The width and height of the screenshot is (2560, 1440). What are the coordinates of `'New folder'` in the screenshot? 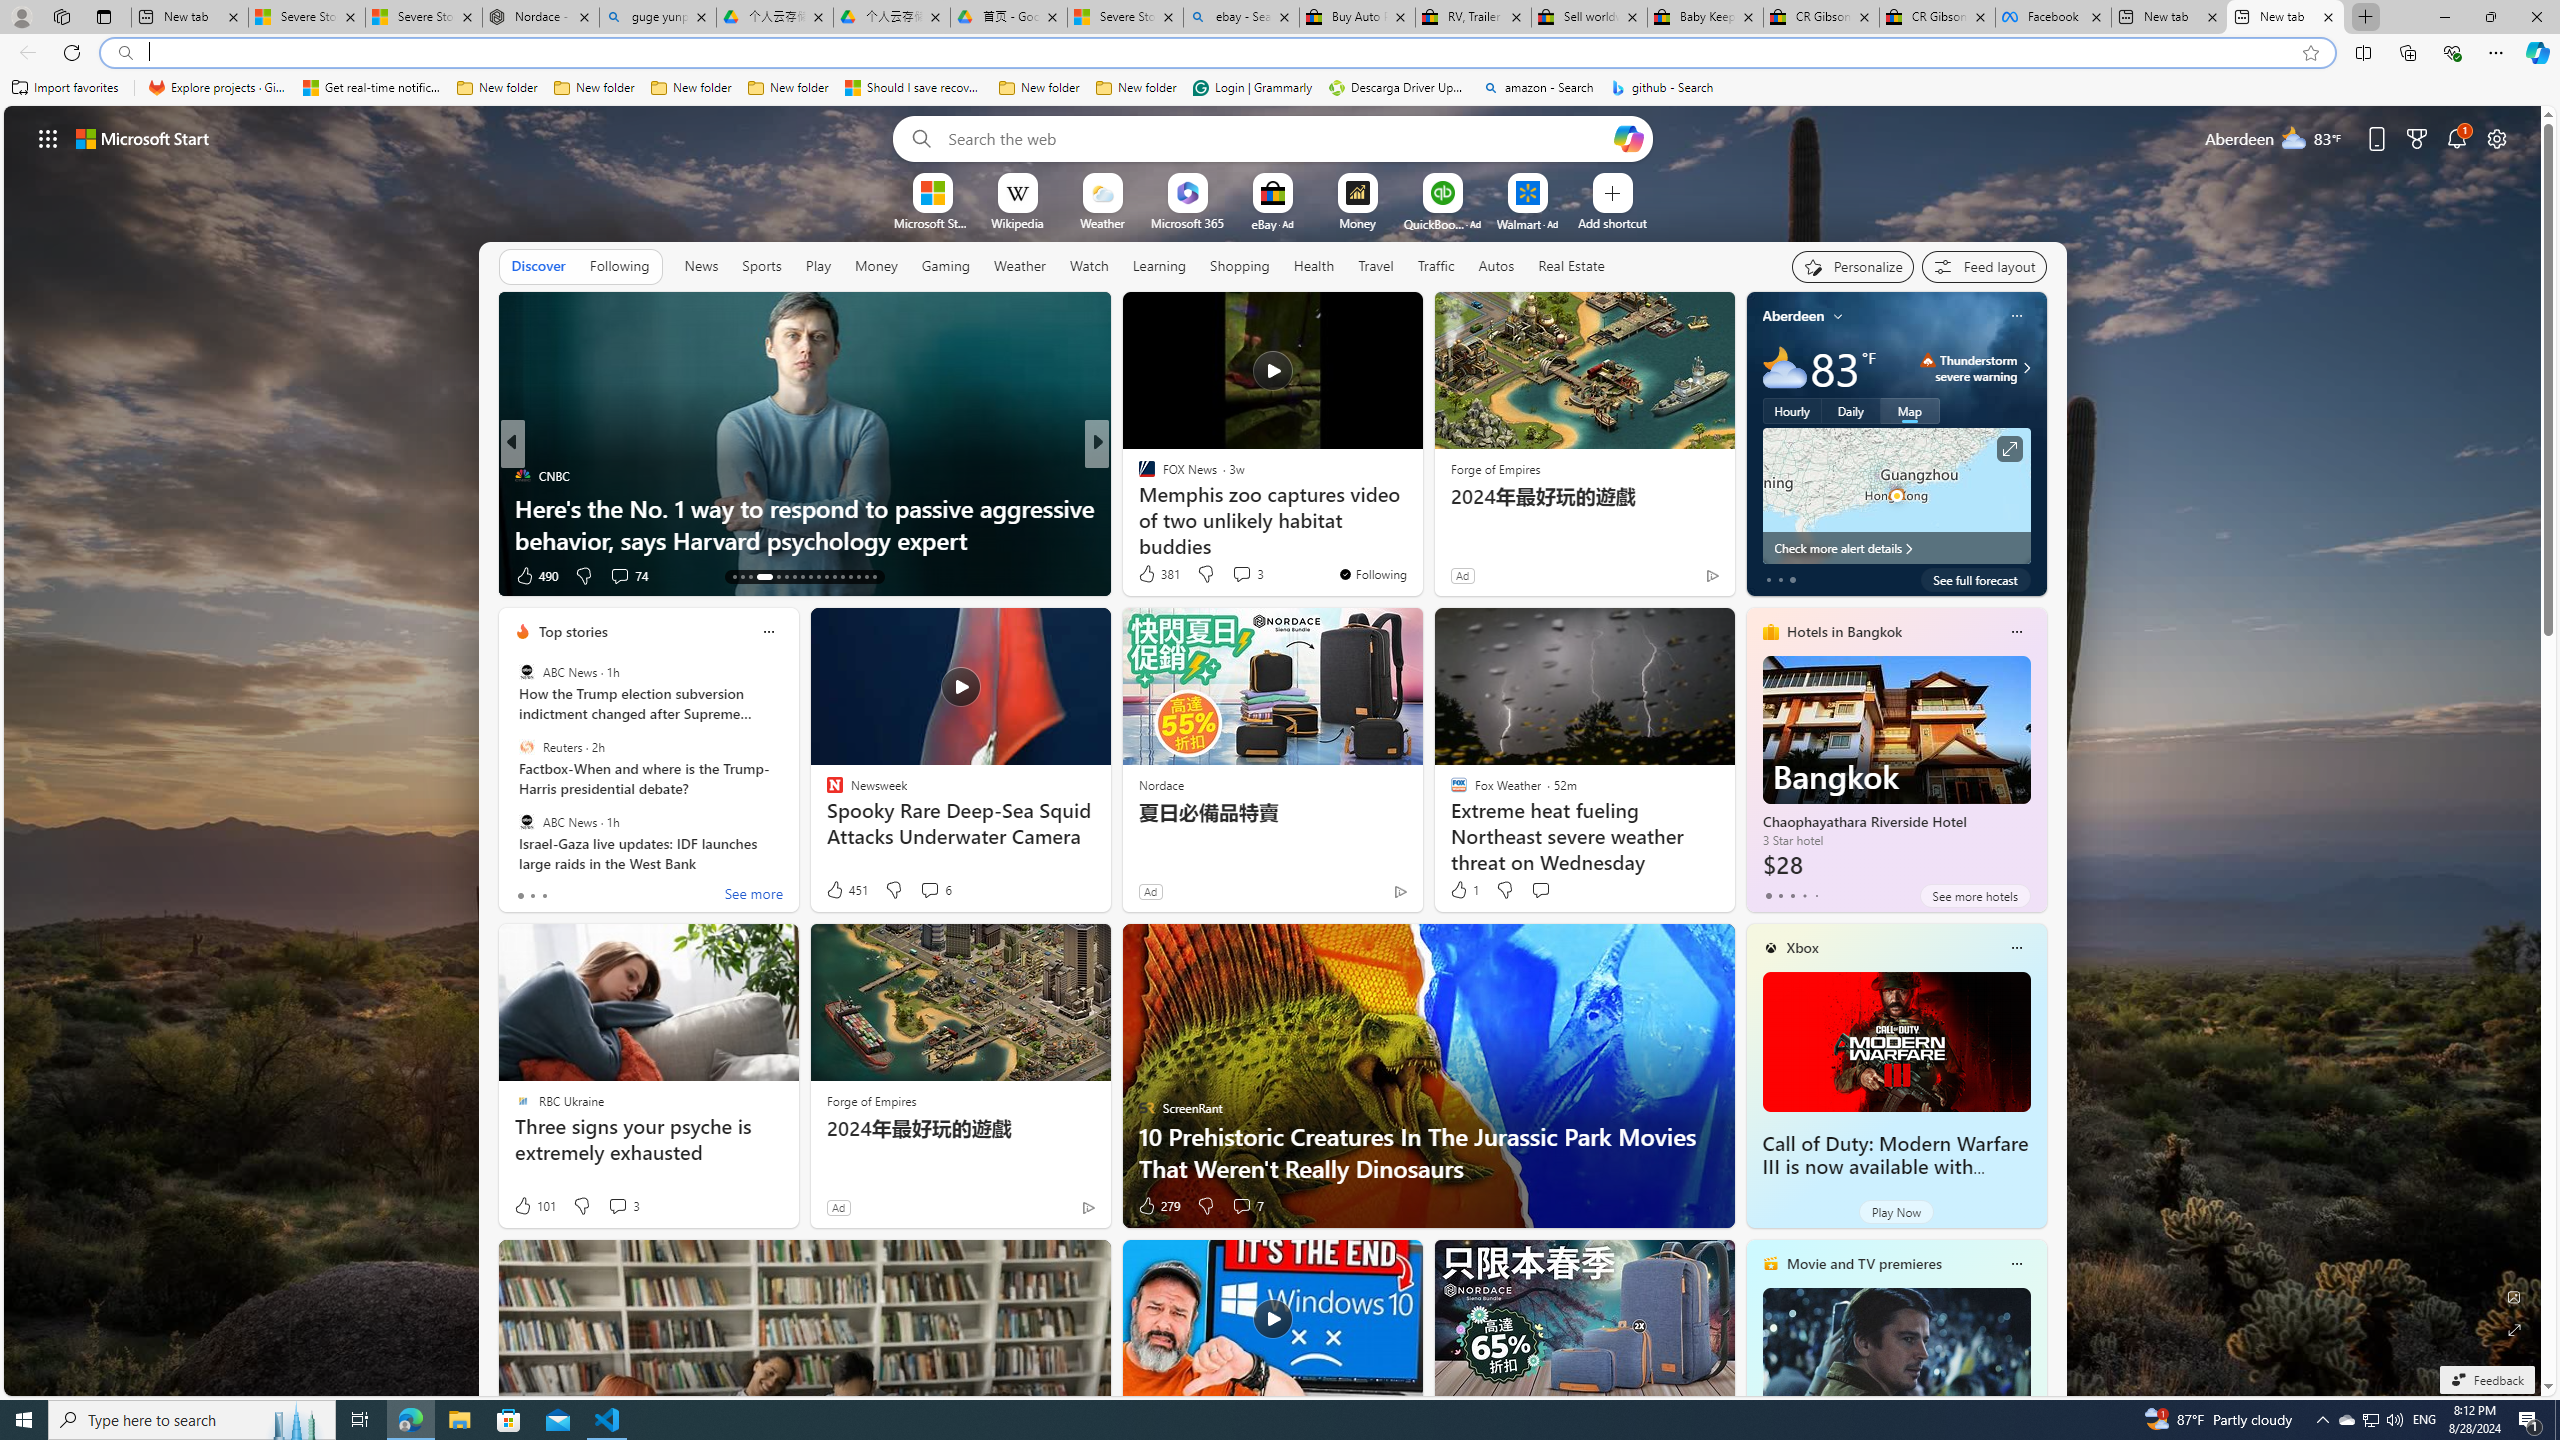 It's located at (1136, 87).